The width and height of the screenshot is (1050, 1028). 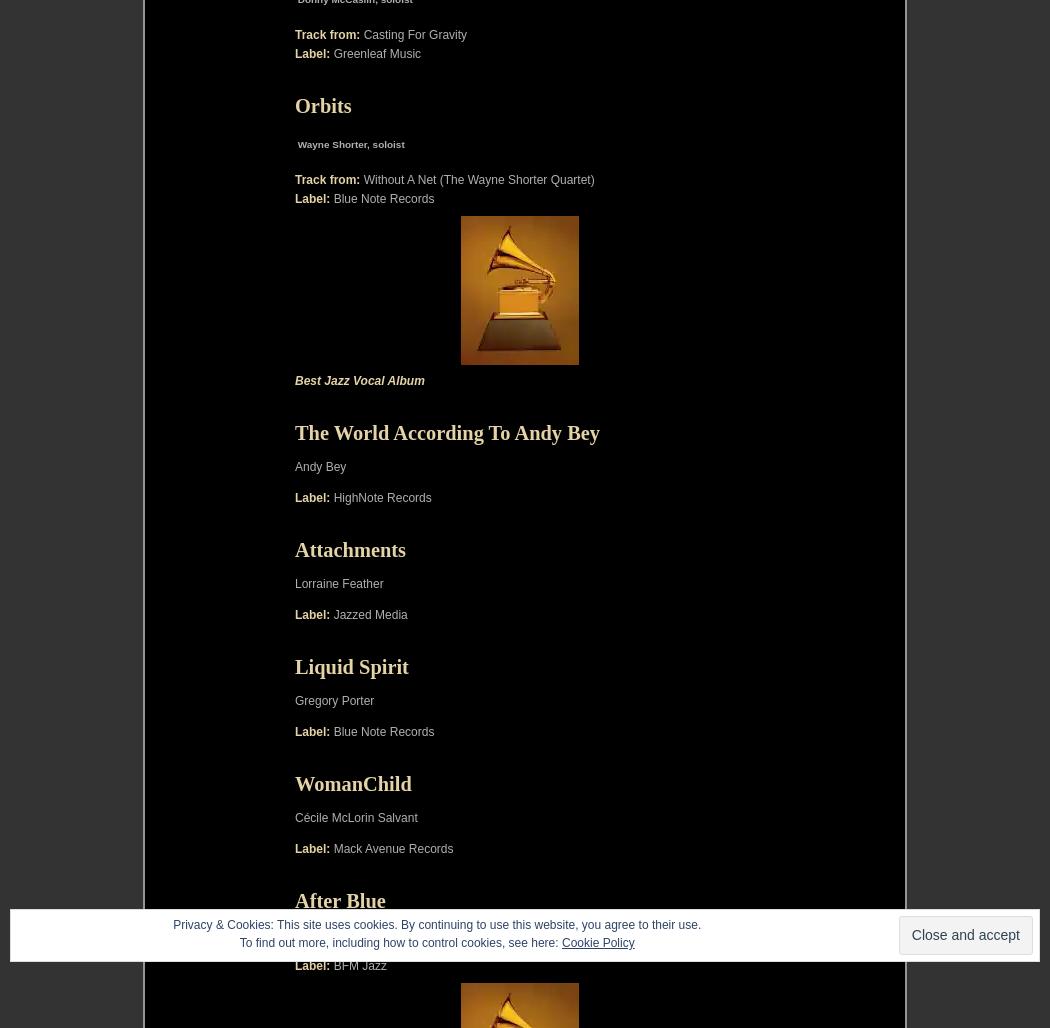 I want to click on 'Andy Bey', so click(x=320, y=464).